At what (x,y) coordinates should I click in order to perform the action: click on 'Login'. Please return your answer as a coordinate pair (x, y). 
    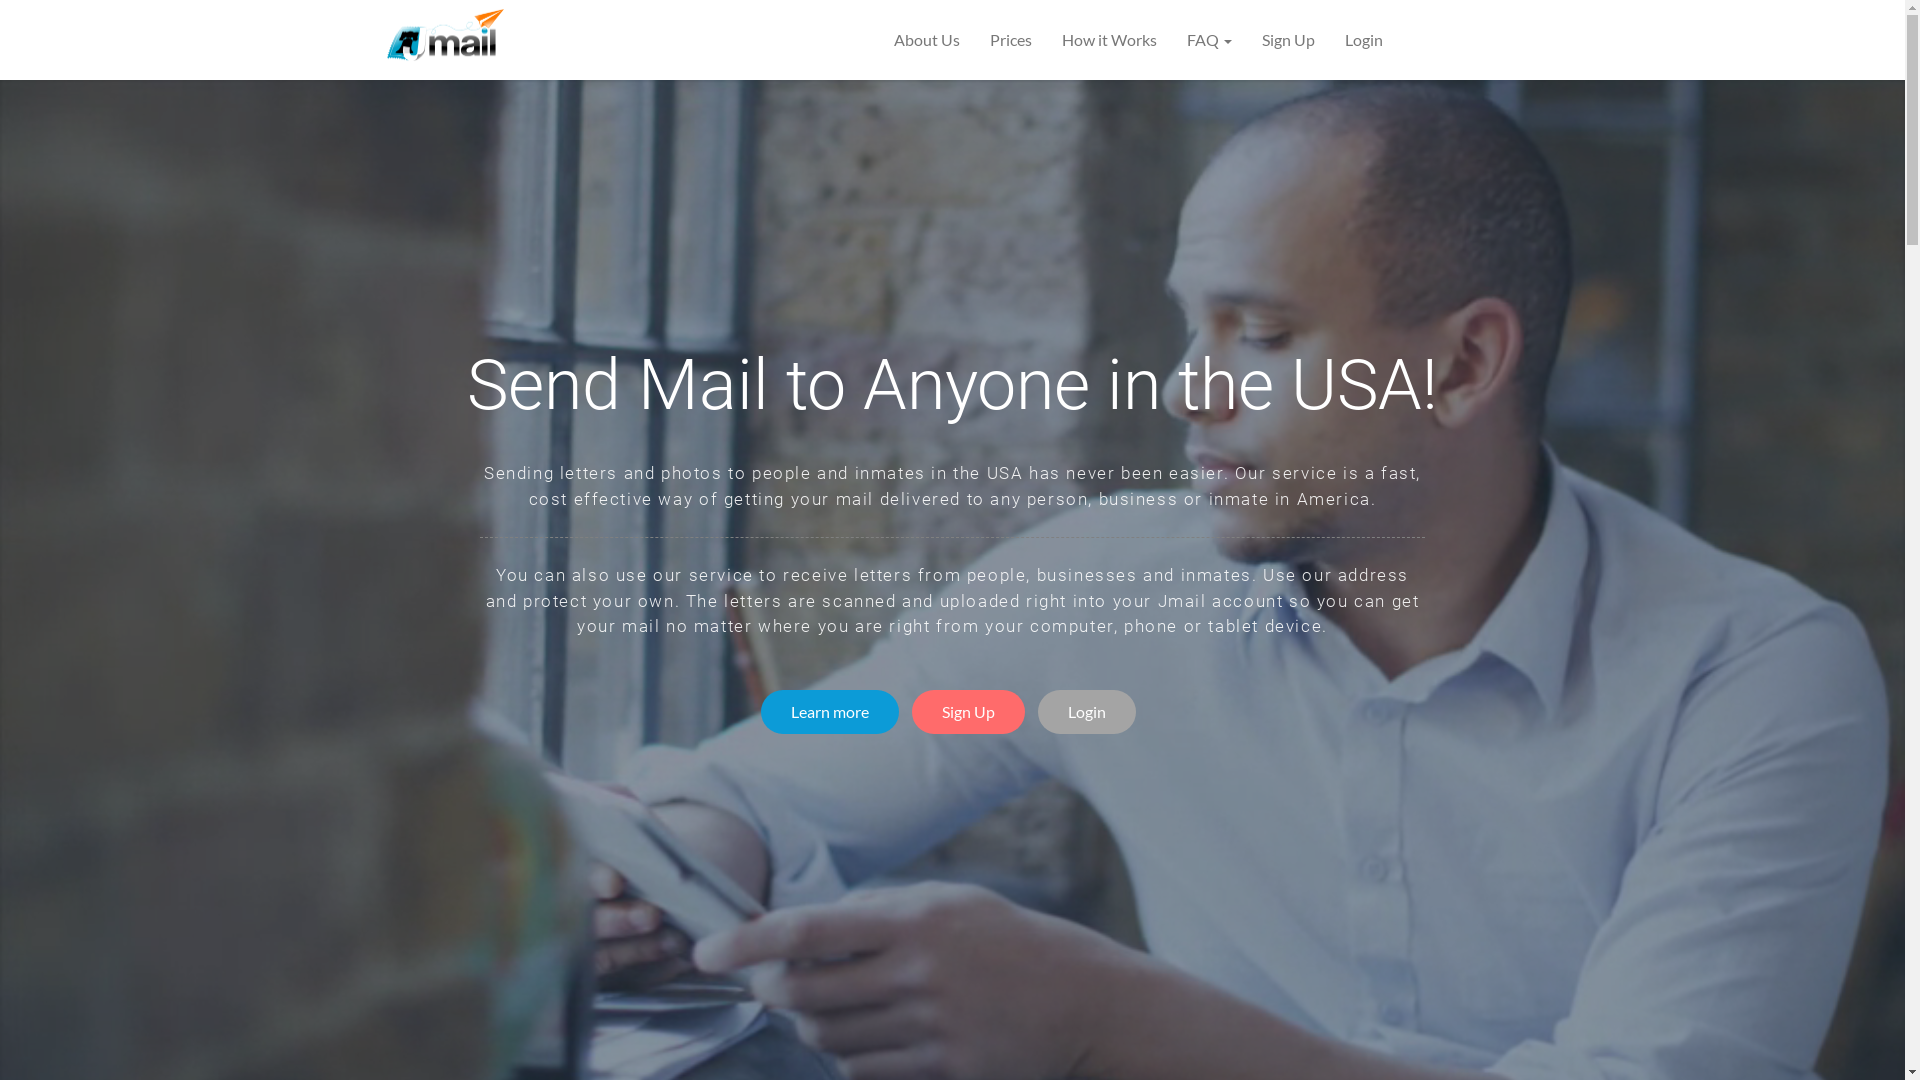
    Looking at the image, I should click on (1362, 39).